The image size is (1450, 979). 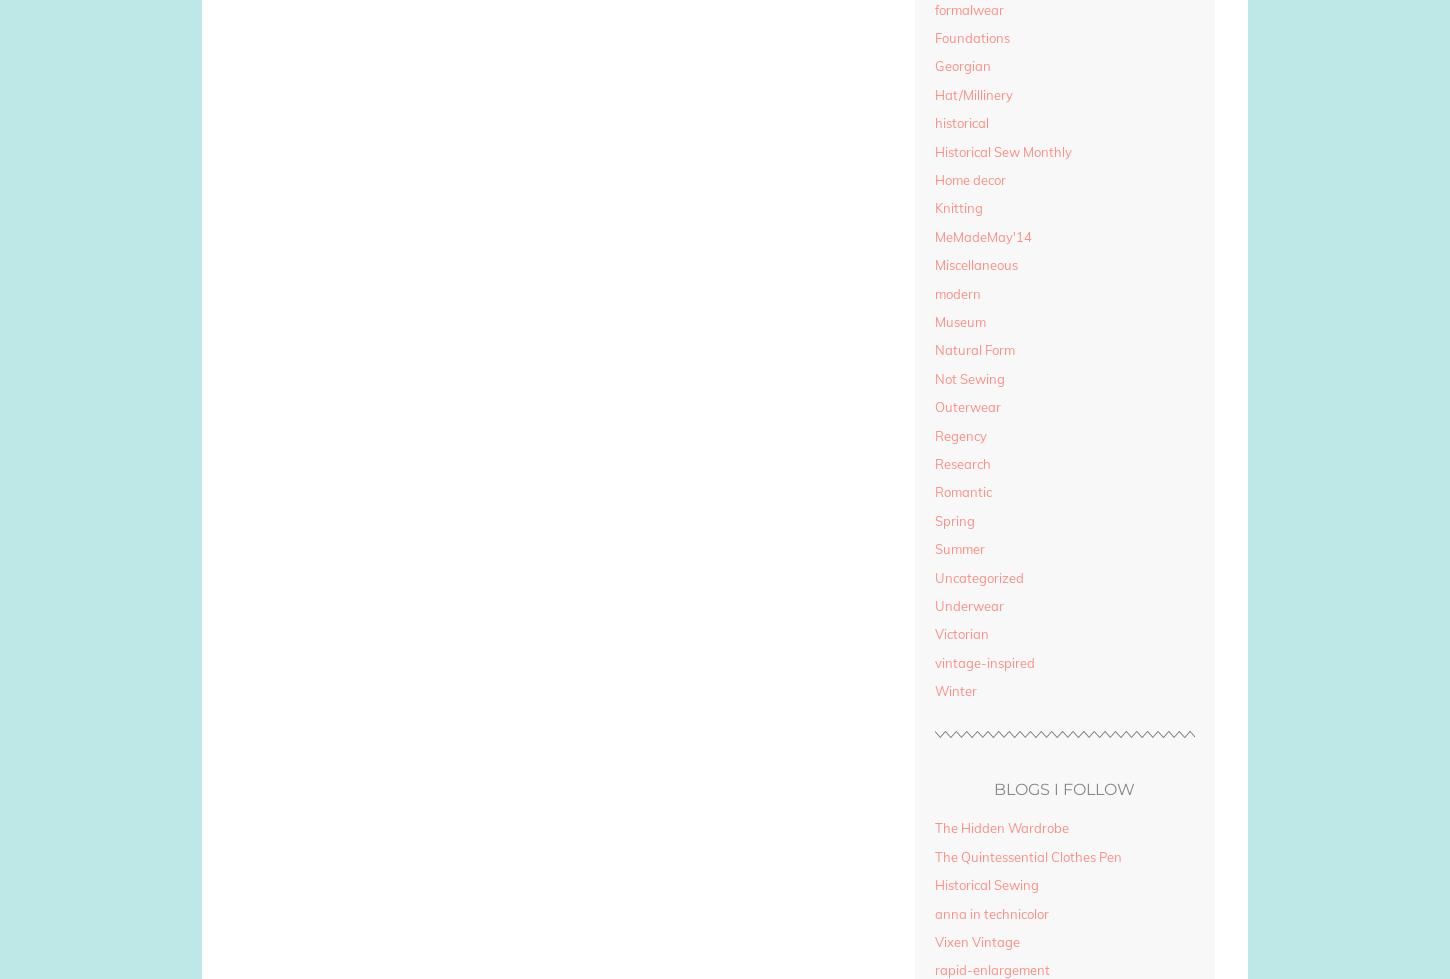 What do you see at coordinates (956, 293) in the screenshot?
I see `'modern'` at bounding box center [956, 293].